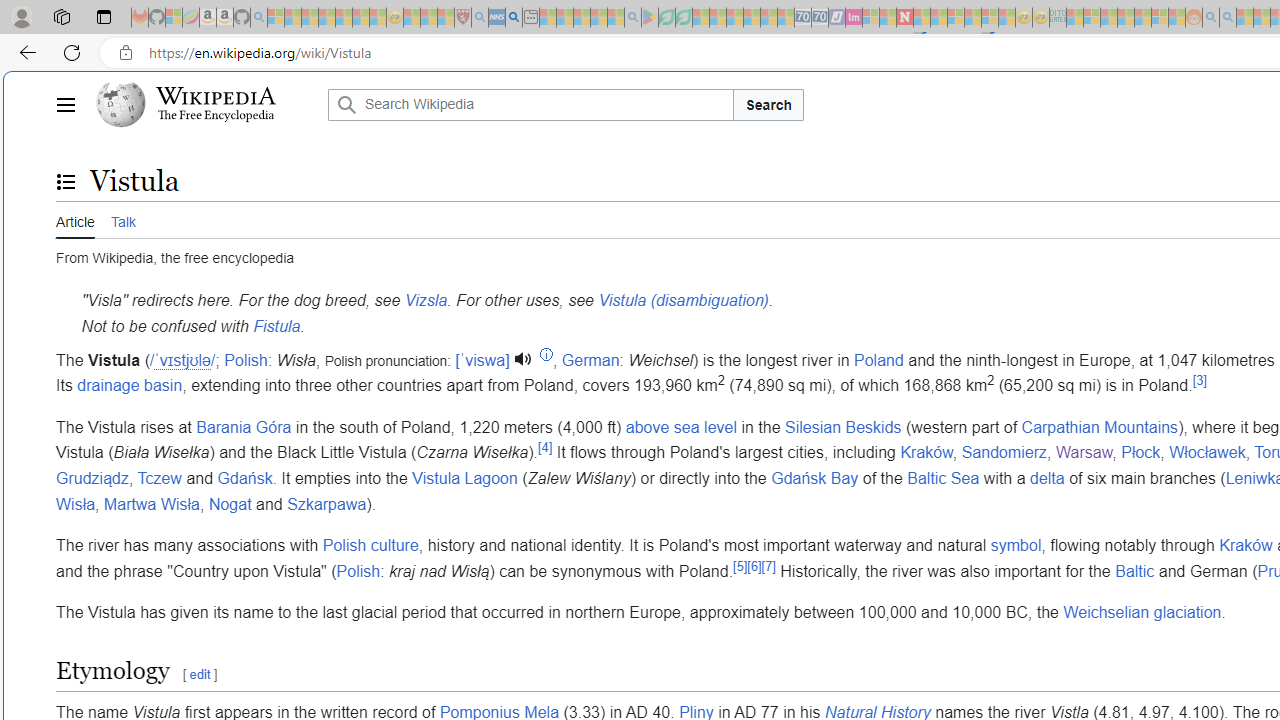  I want to click on 'list of asthma inhalers uk - Search - Sleeping', so click(480, 17).